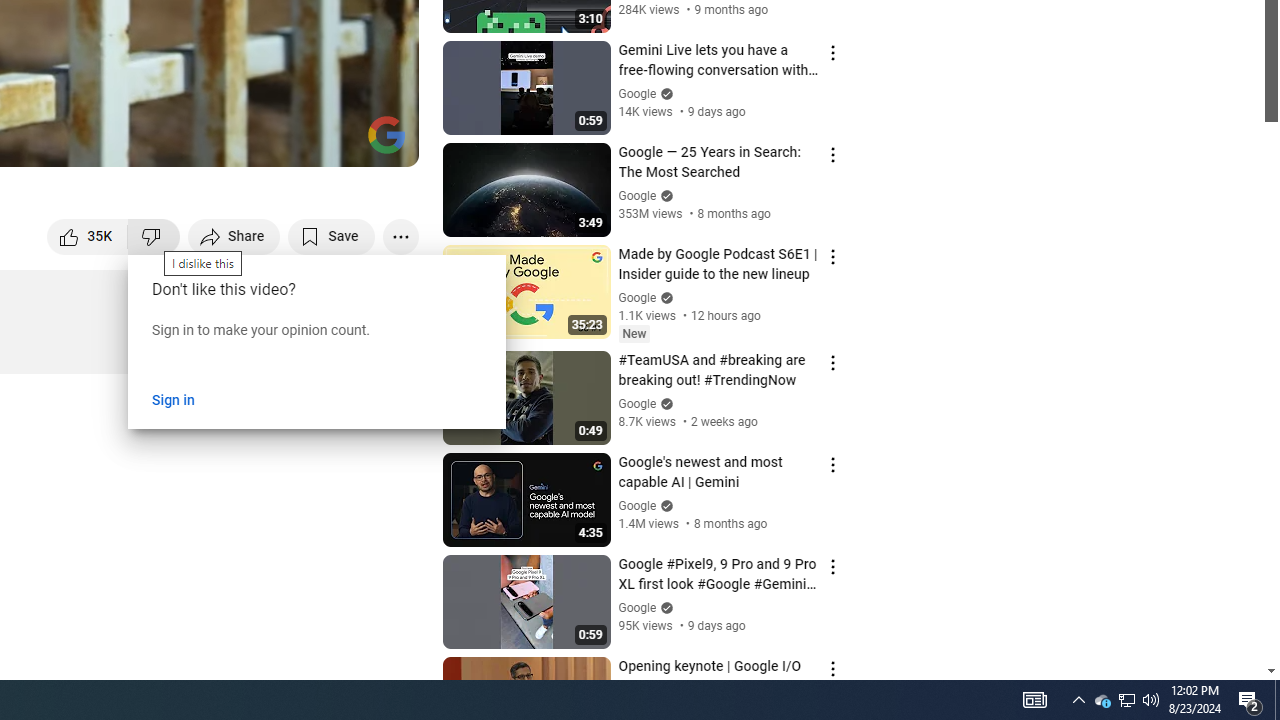 This screenshot has height=720, width=1280. What do you see at coordinates (382, 141) in the screenshot?
I see `'Full screen (f)'` at bounding box center [382, 141].